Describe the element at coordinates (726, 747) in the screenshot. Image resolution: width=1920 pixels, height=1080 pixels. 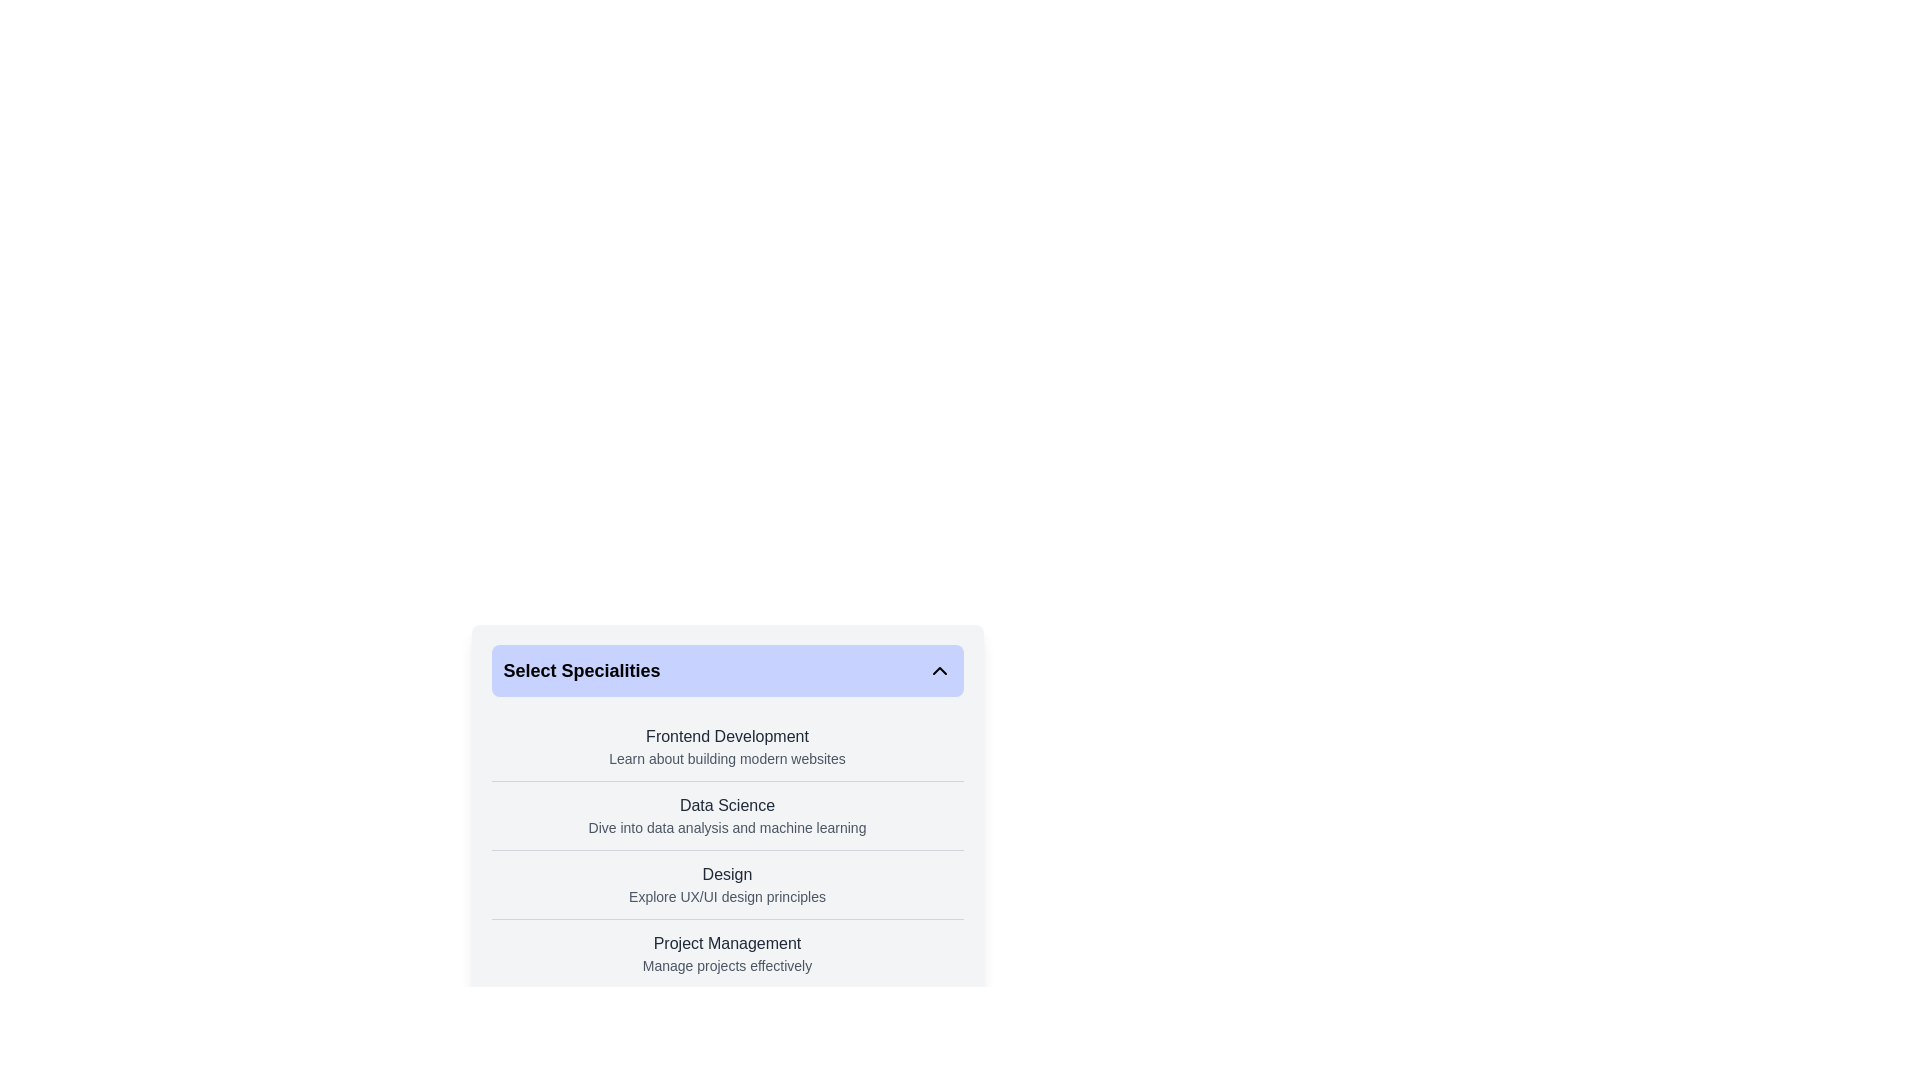
I see `the list item representing the topic 'Frontend Development' in the dropdown menu under 'Select Specialities'` at that location.